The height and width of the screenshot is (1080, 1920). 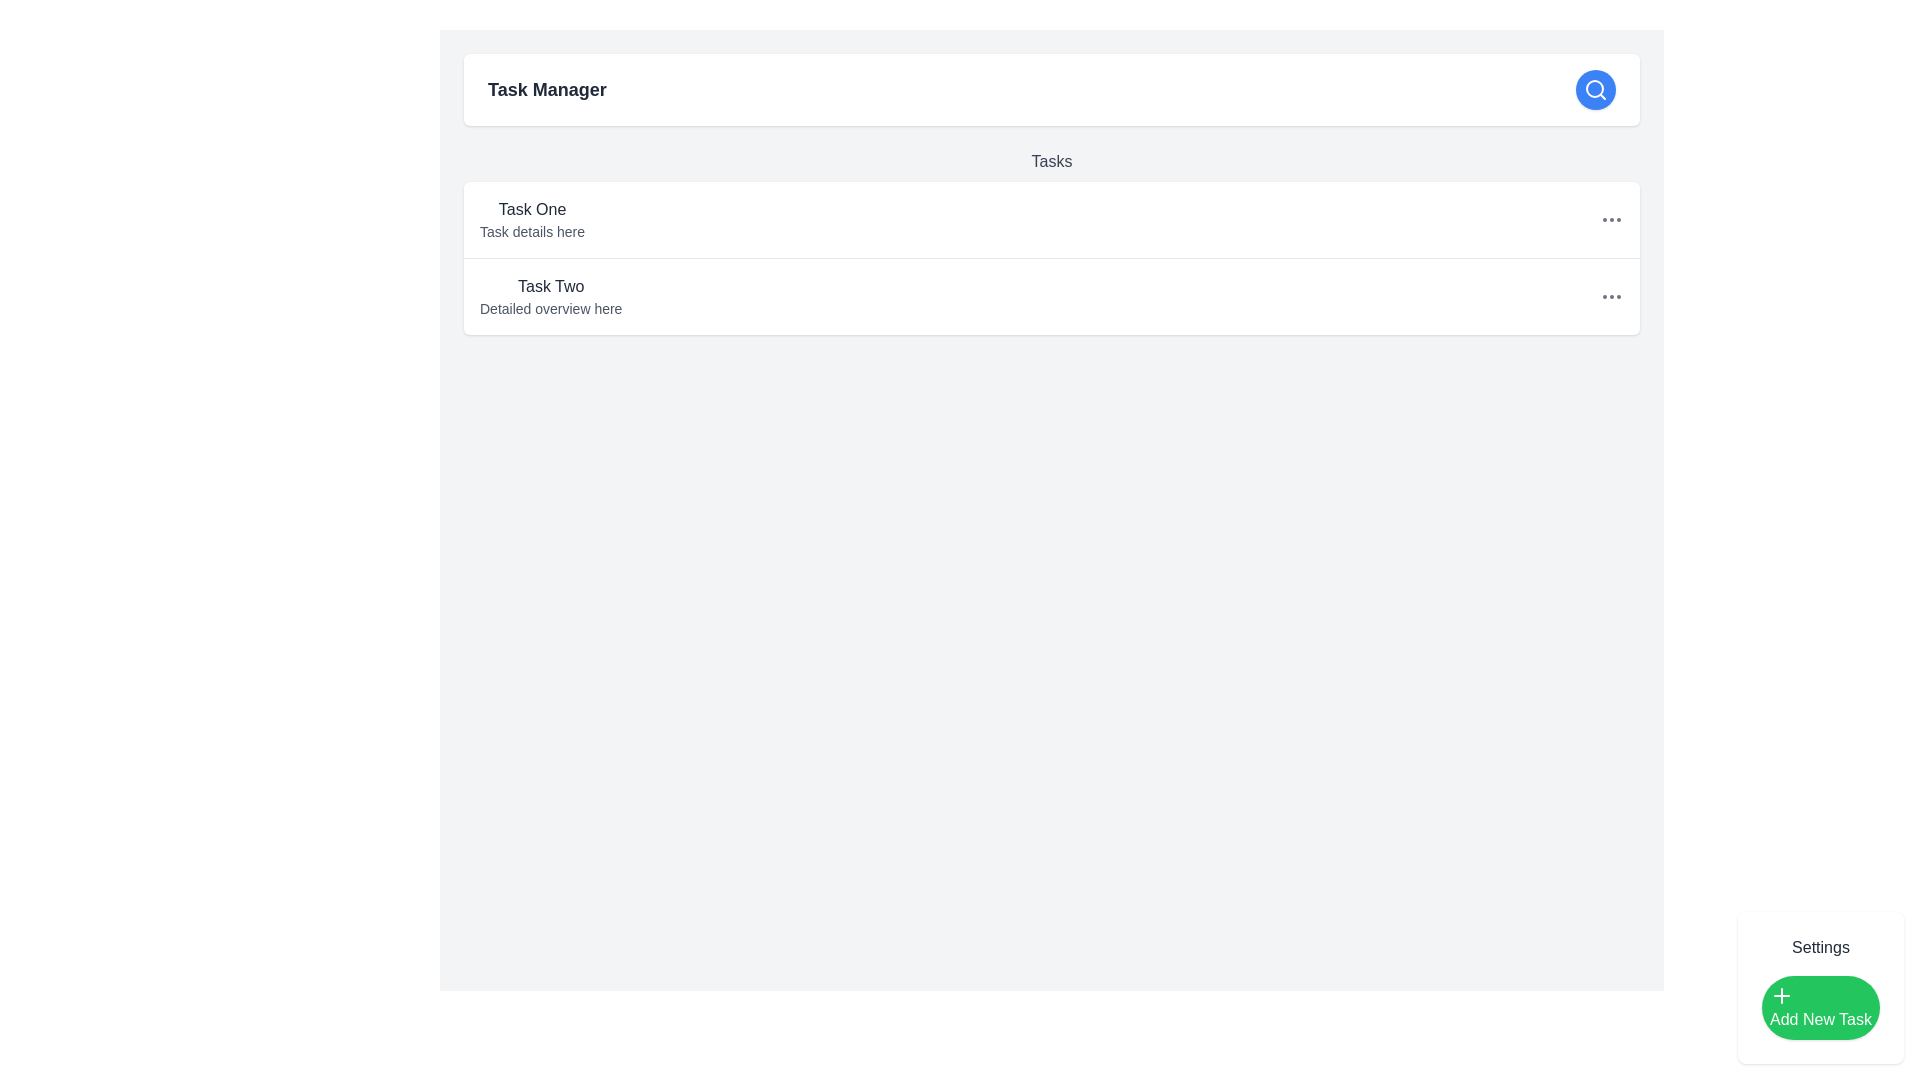 I want to click on the text label displaying 'Task One' in bold dark gray at the top of the task item card in the list view, so click(x=532, y=209).